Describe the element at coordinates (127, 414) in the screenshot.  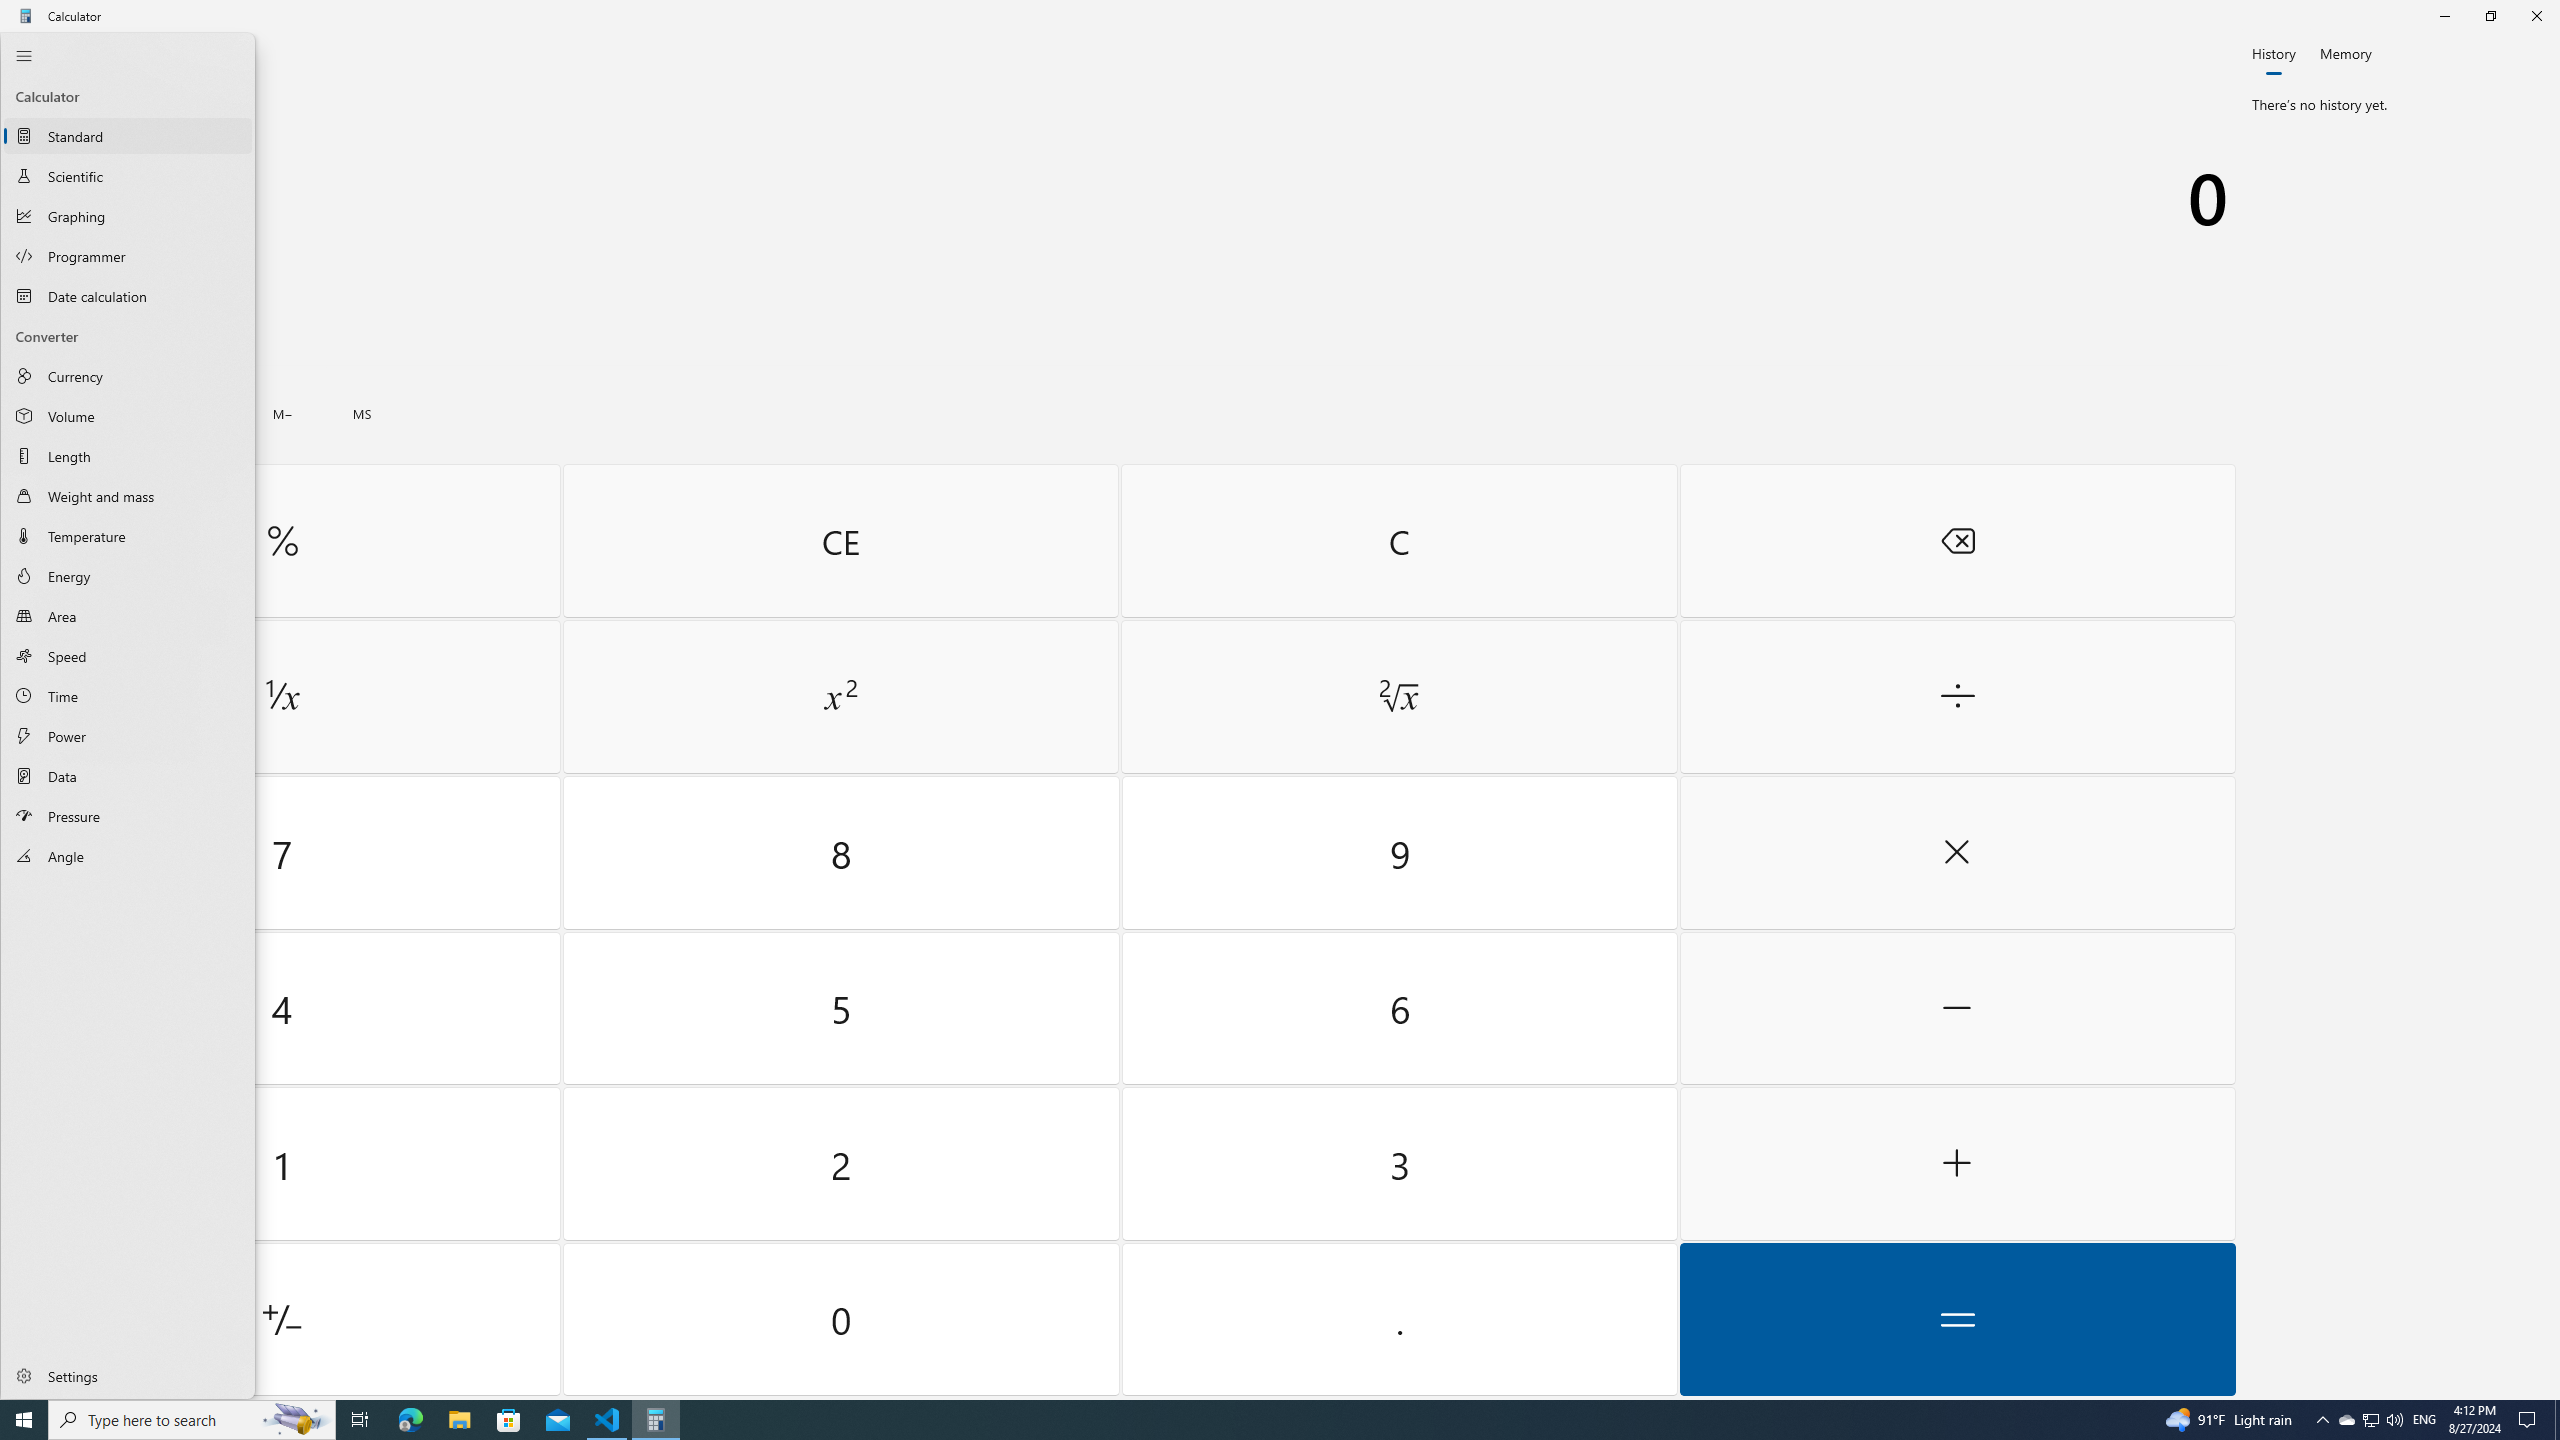
I see `'Volume Converter'` at that location.